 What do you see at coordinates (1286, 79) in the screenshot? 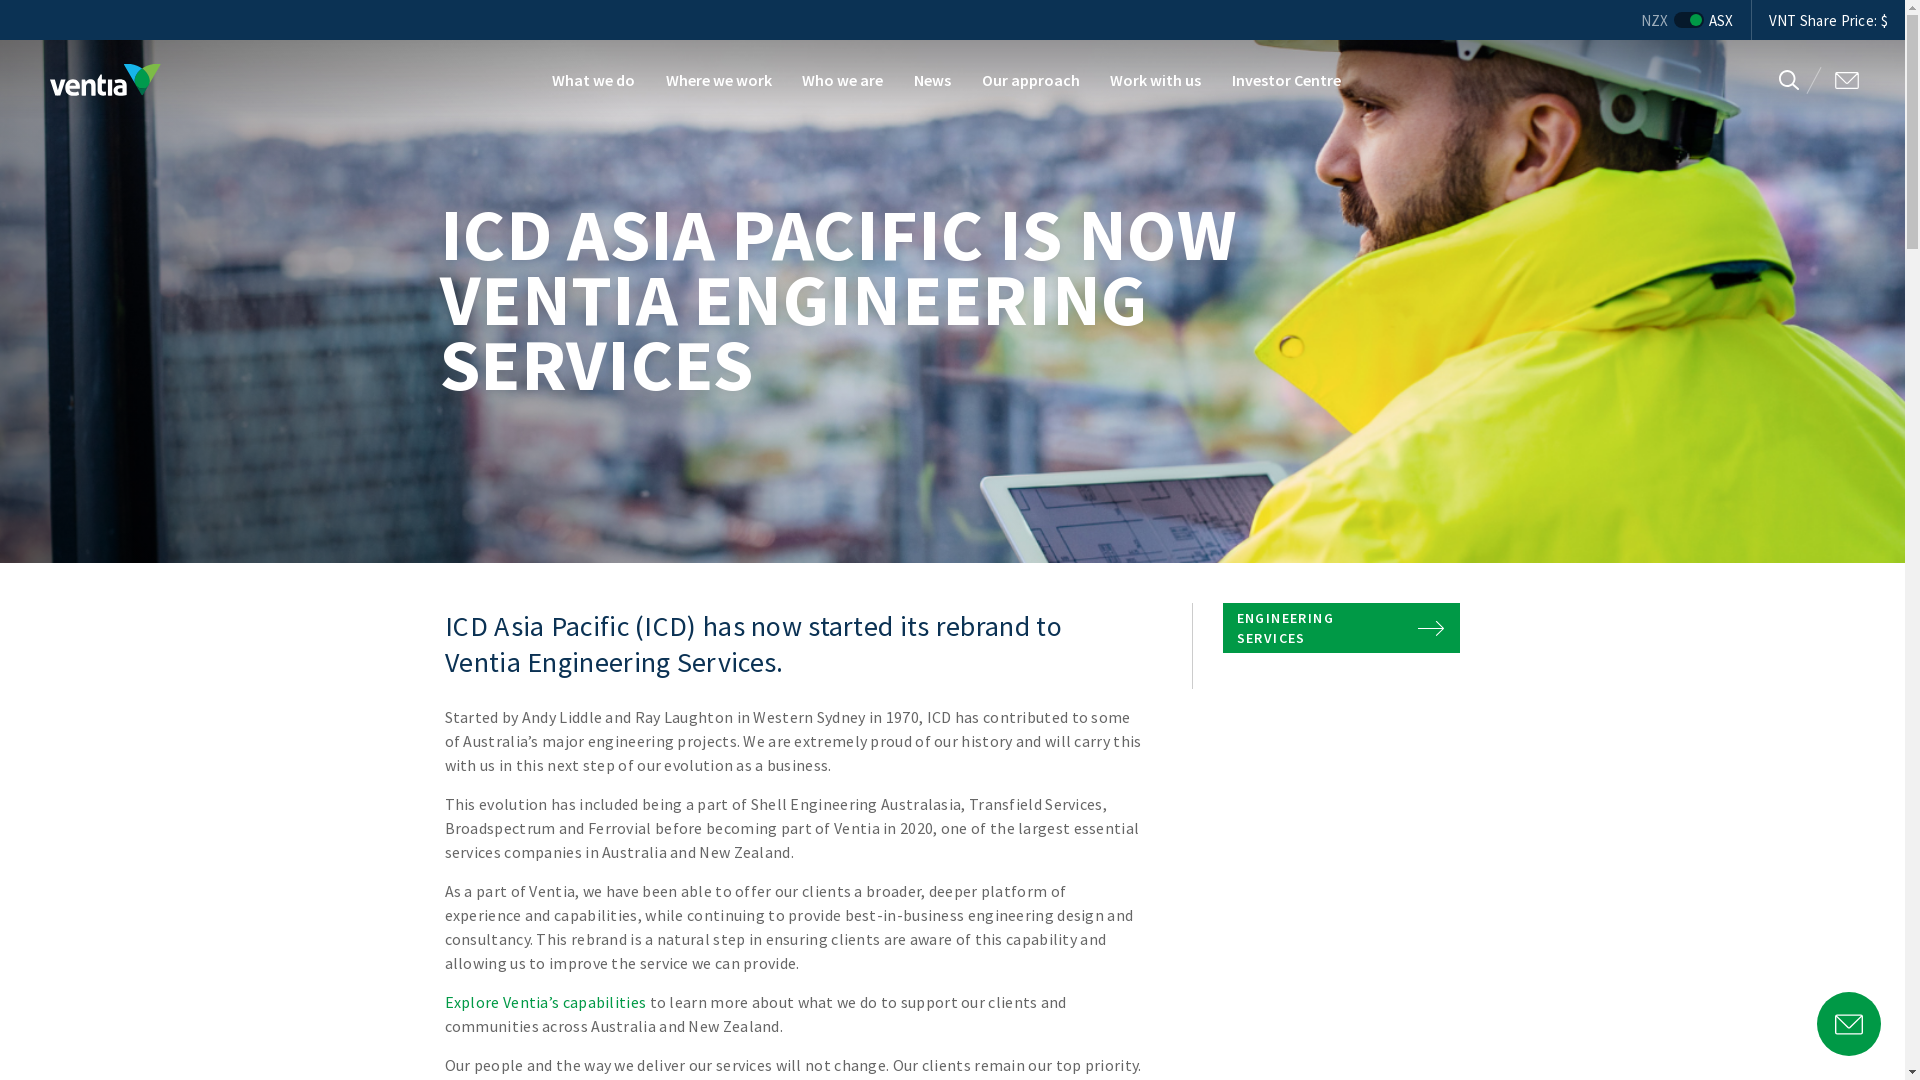
I see `'Investor Centre'` at bounding box center [1286, 79].